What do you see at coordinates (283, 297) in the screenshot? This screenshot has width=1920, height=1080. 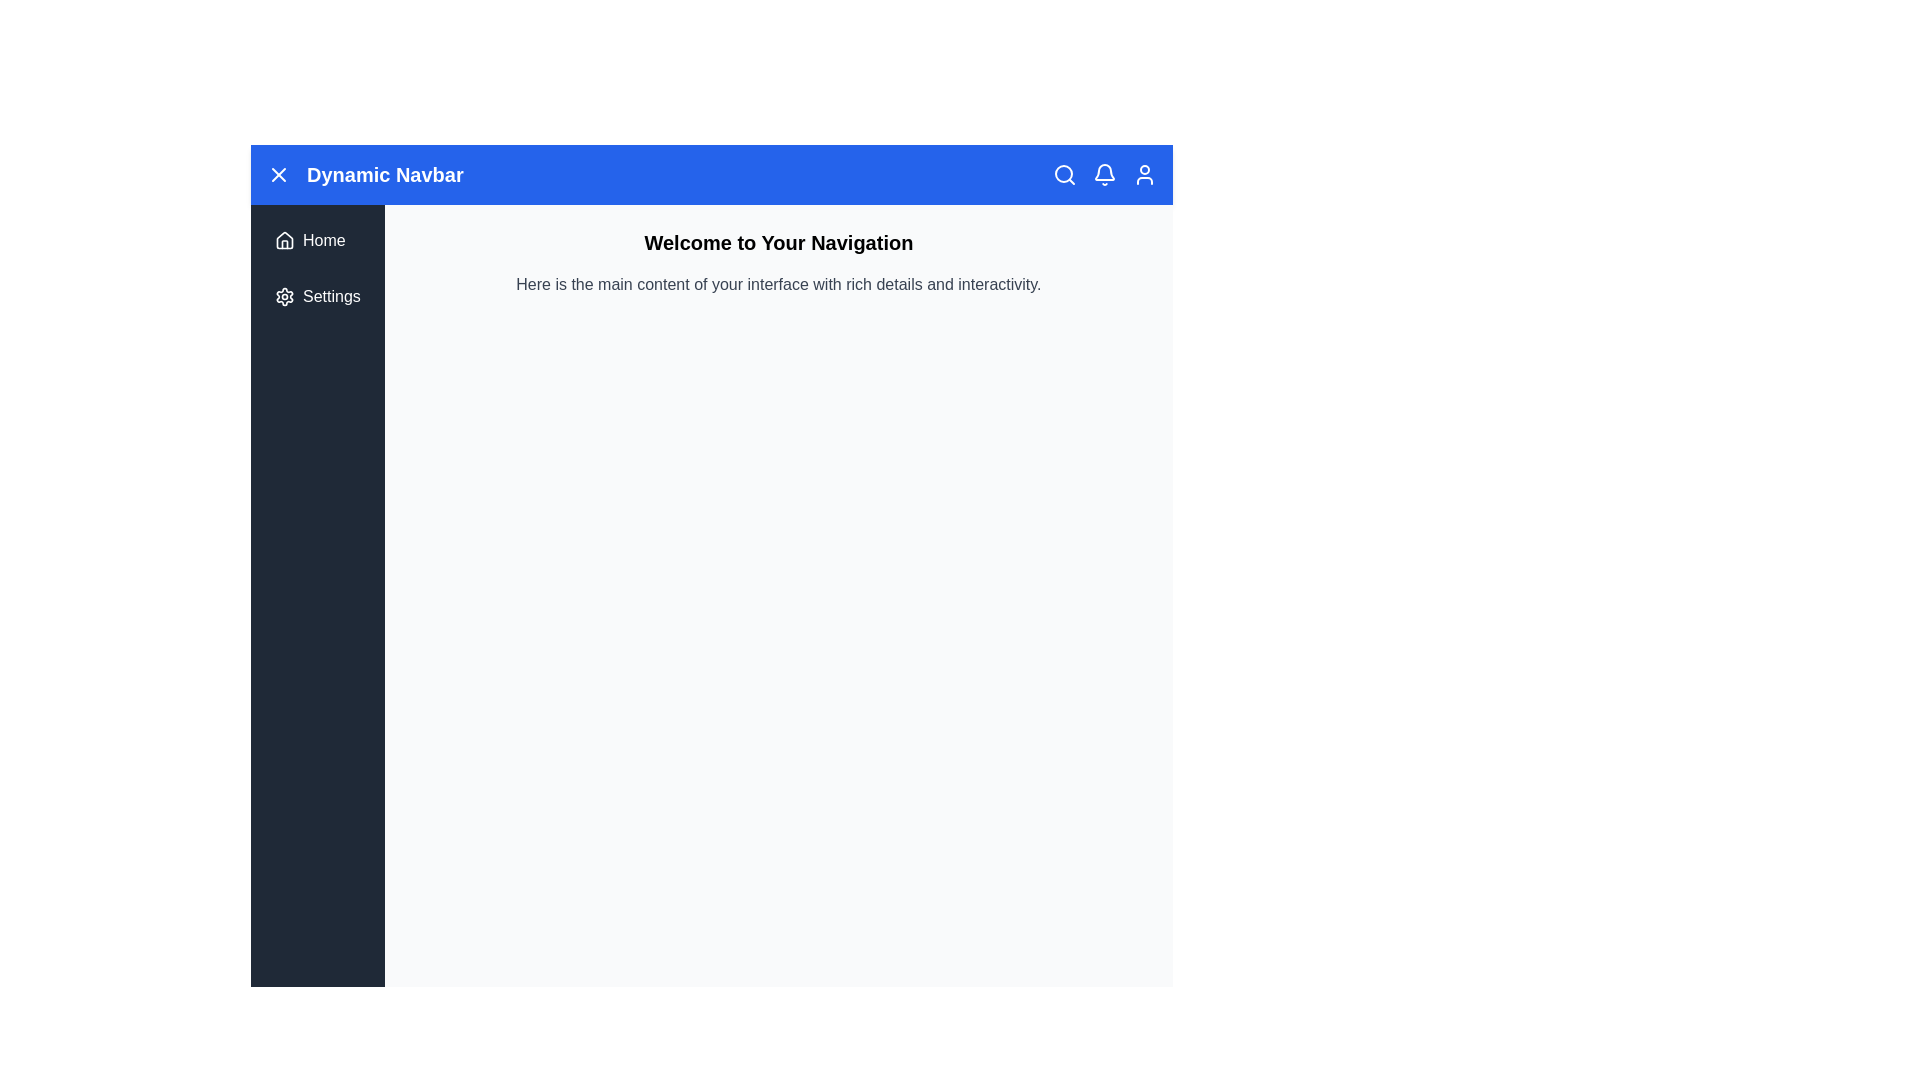 I see `the Decorative icon component of the 'Settings' symbol located in the left-hand navigation bar to trigger 'Settings' related actions` at bounding box center [283, 297].